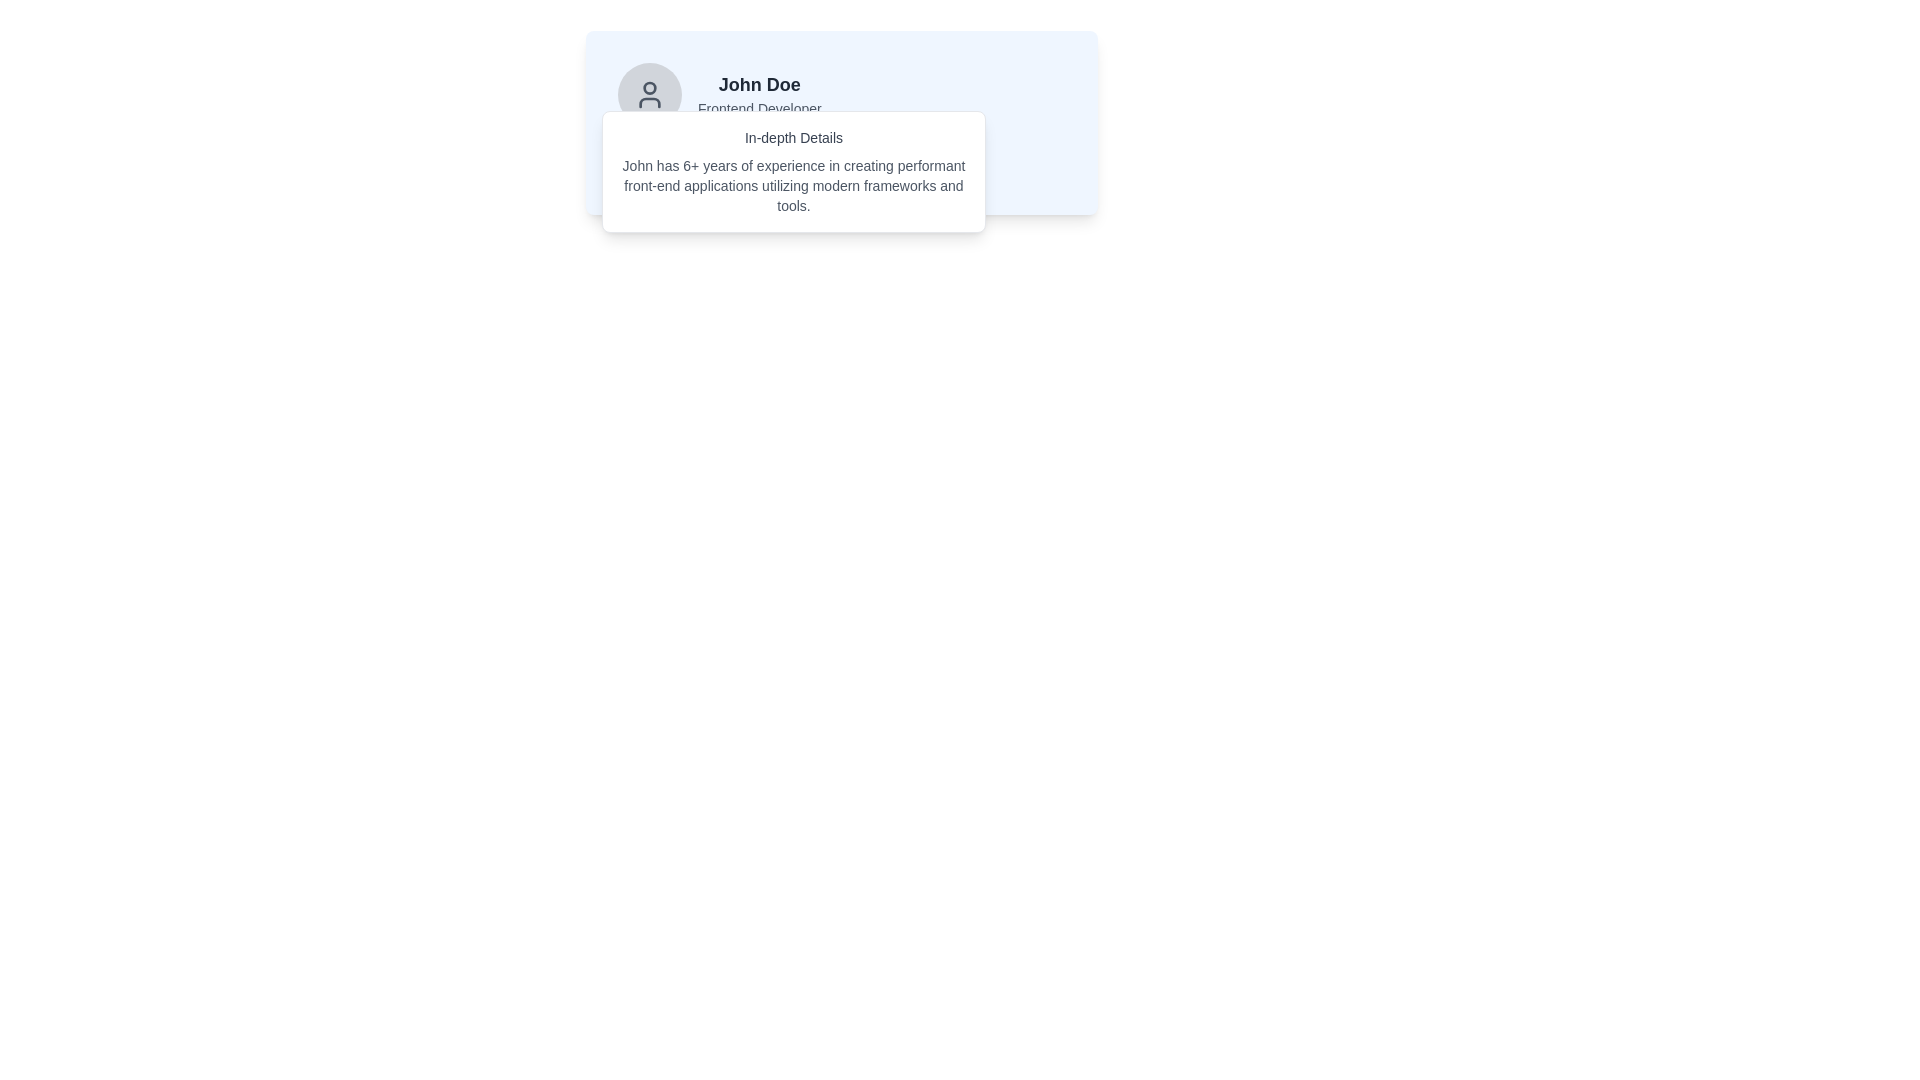  What do you see at coordinates (649, 87) in the screenshot?
I see `the circular SVG element representing the user's head, located at the top center of the user icon` at bounding box center [649, 87].